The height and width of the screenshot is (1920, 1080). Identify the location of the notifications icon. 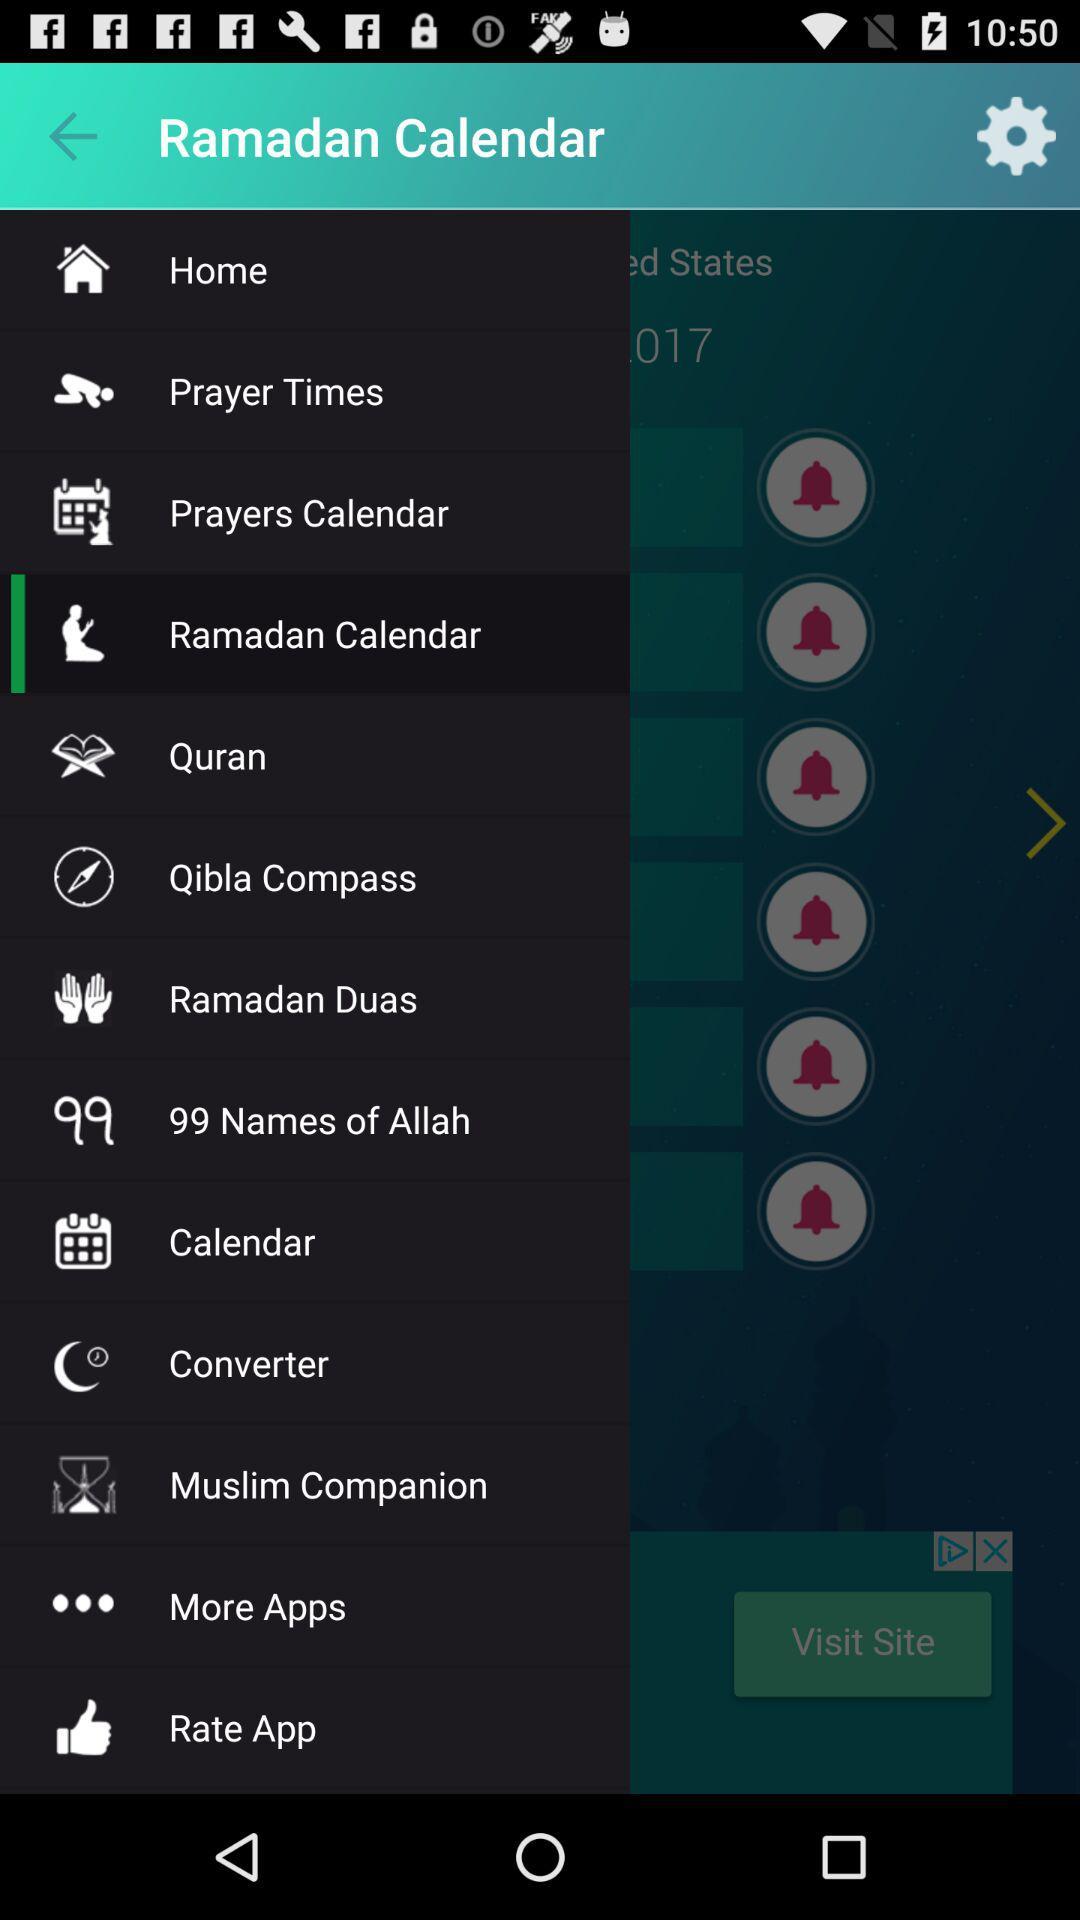
(816, 831).